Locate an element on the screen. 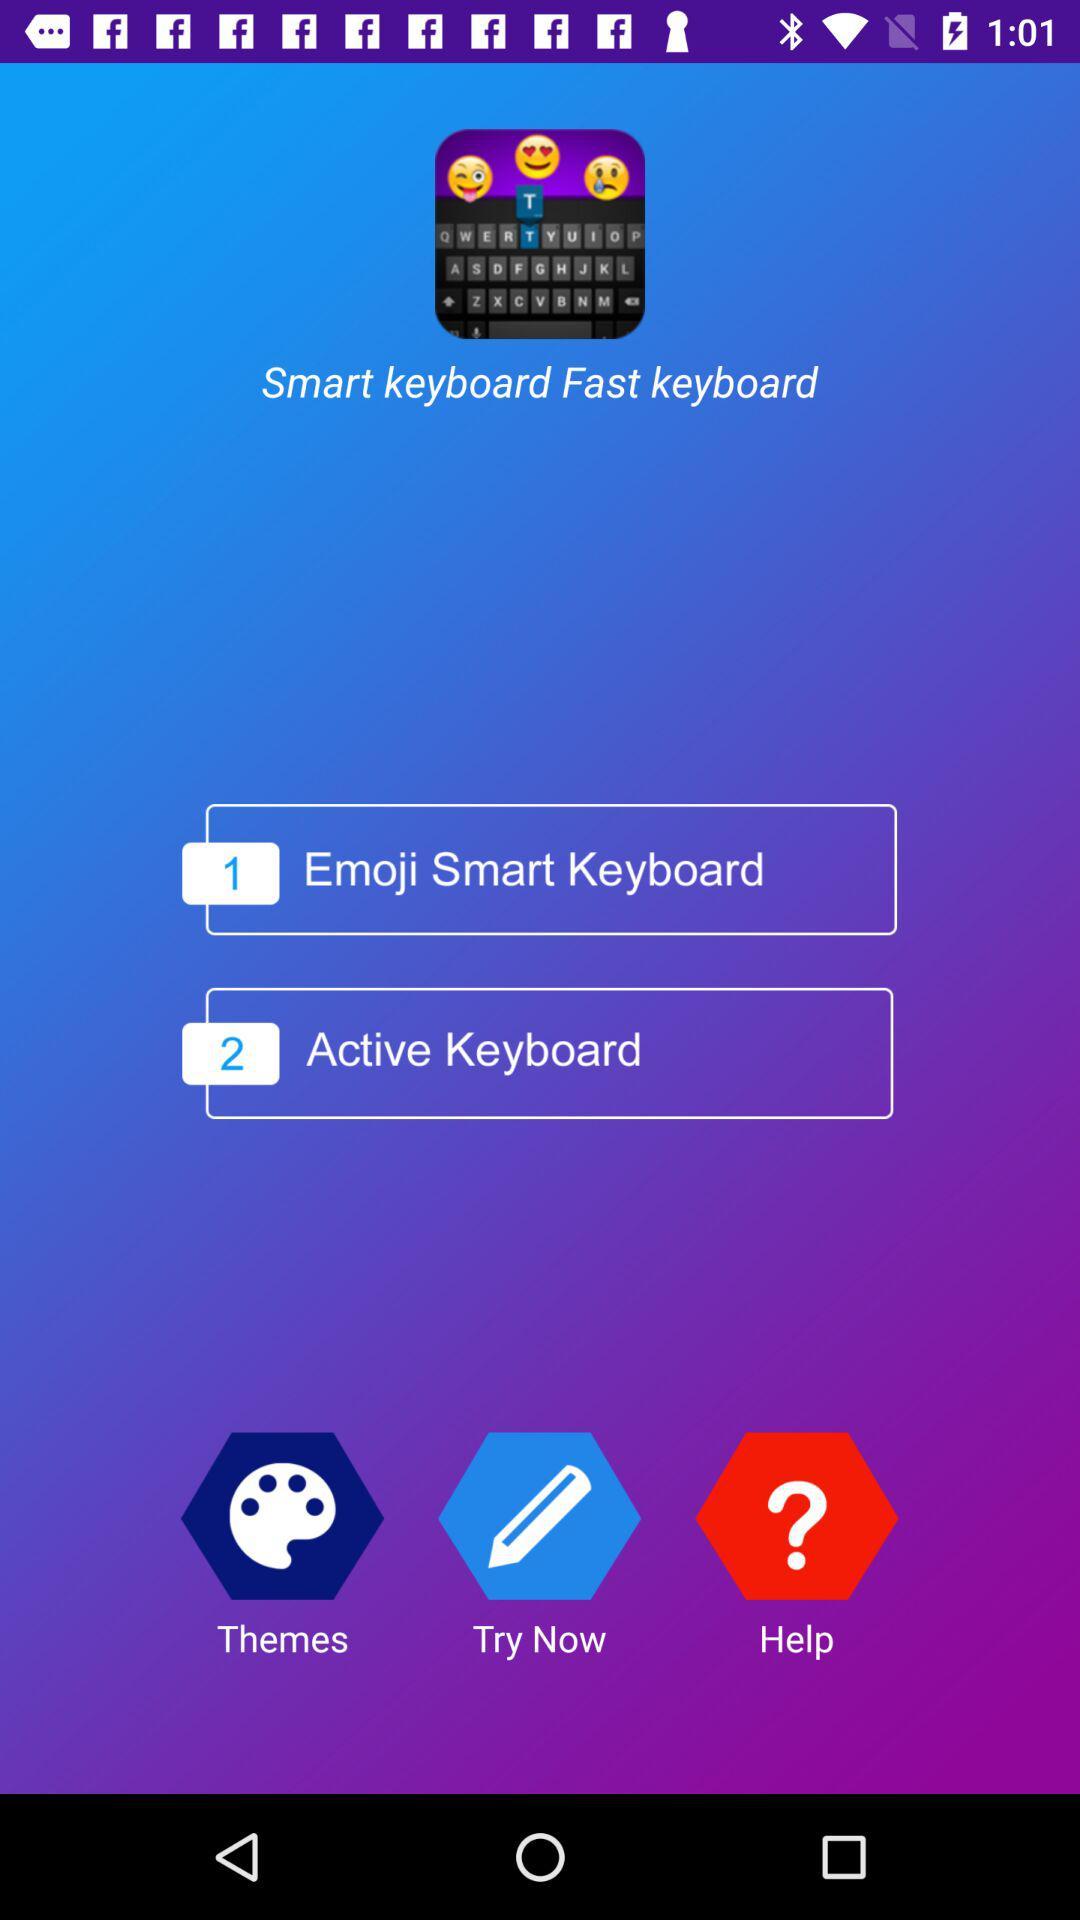 The height and width of the screenshot is (1920, 1080). the emoji icon is located at coordinates (282, 1516).